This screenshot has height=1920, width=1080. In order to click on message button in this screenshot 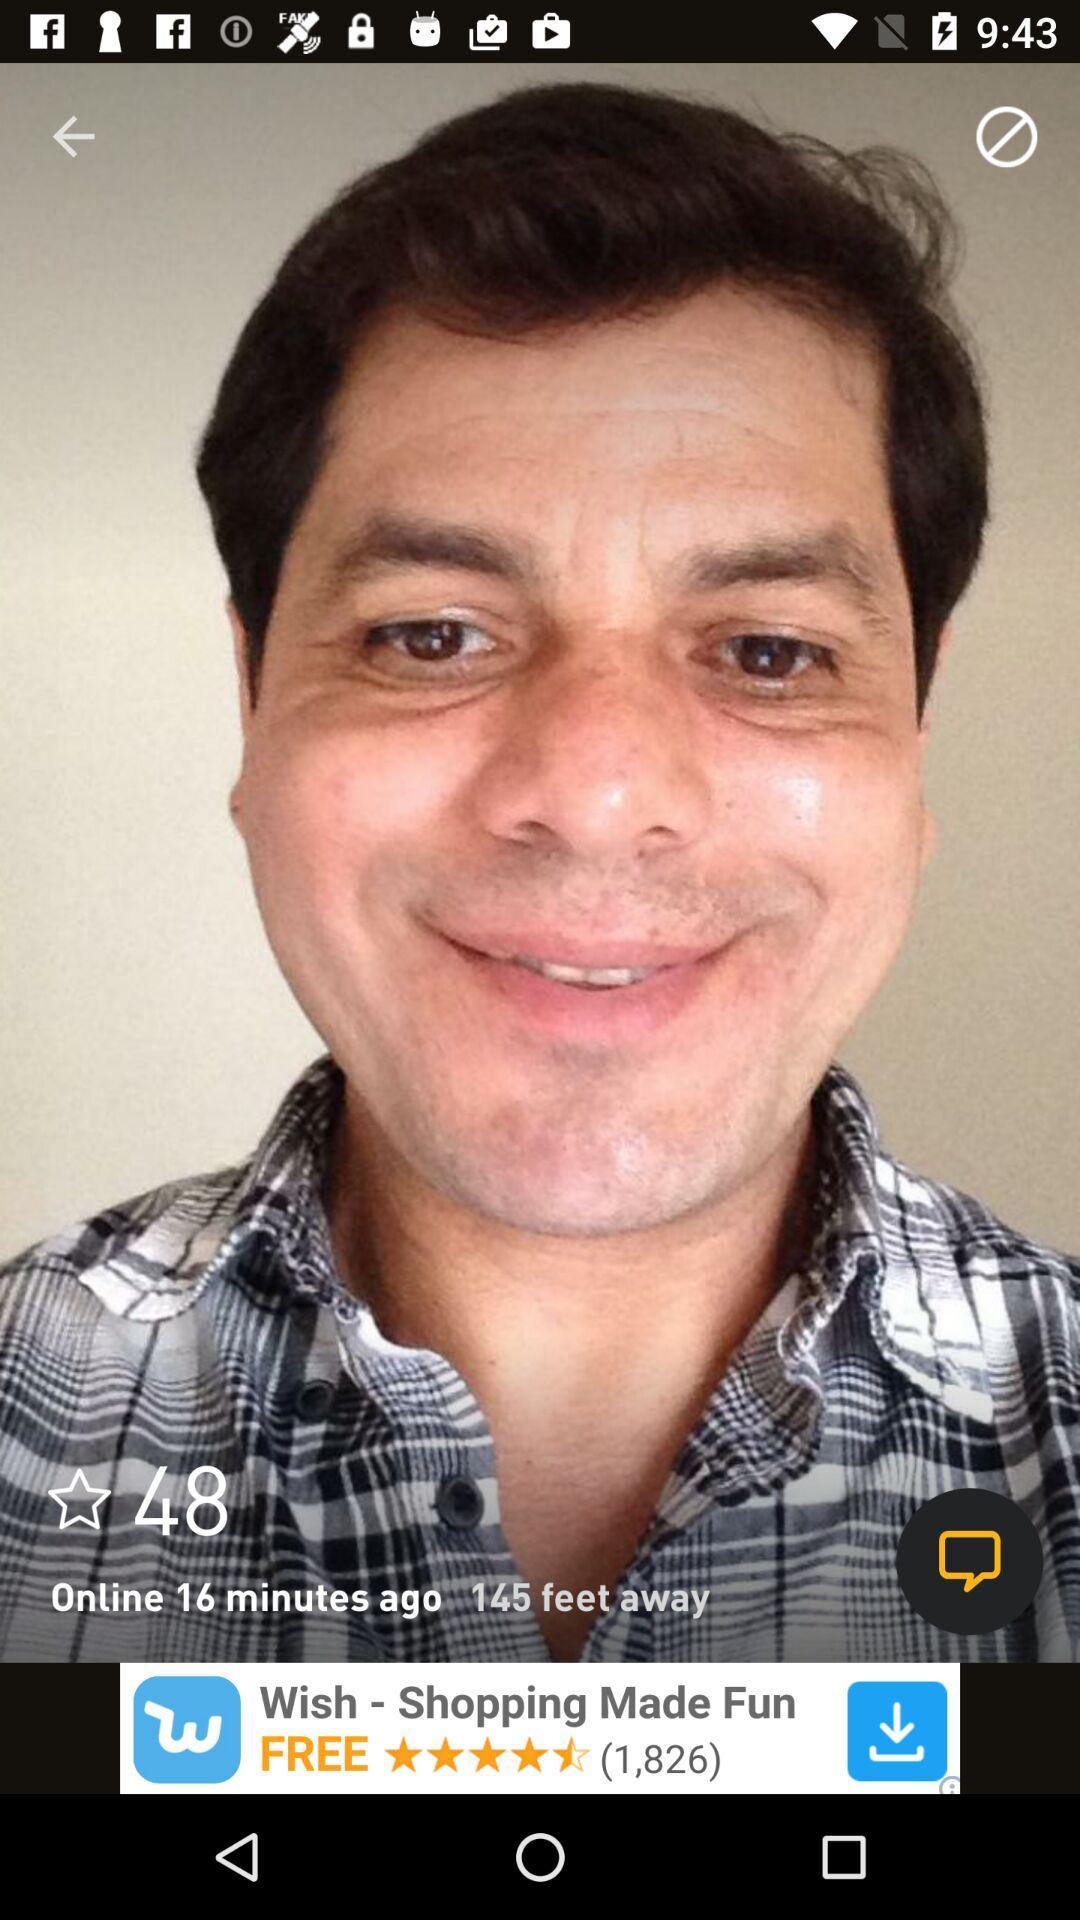, I will do `click(968, 1560)`.